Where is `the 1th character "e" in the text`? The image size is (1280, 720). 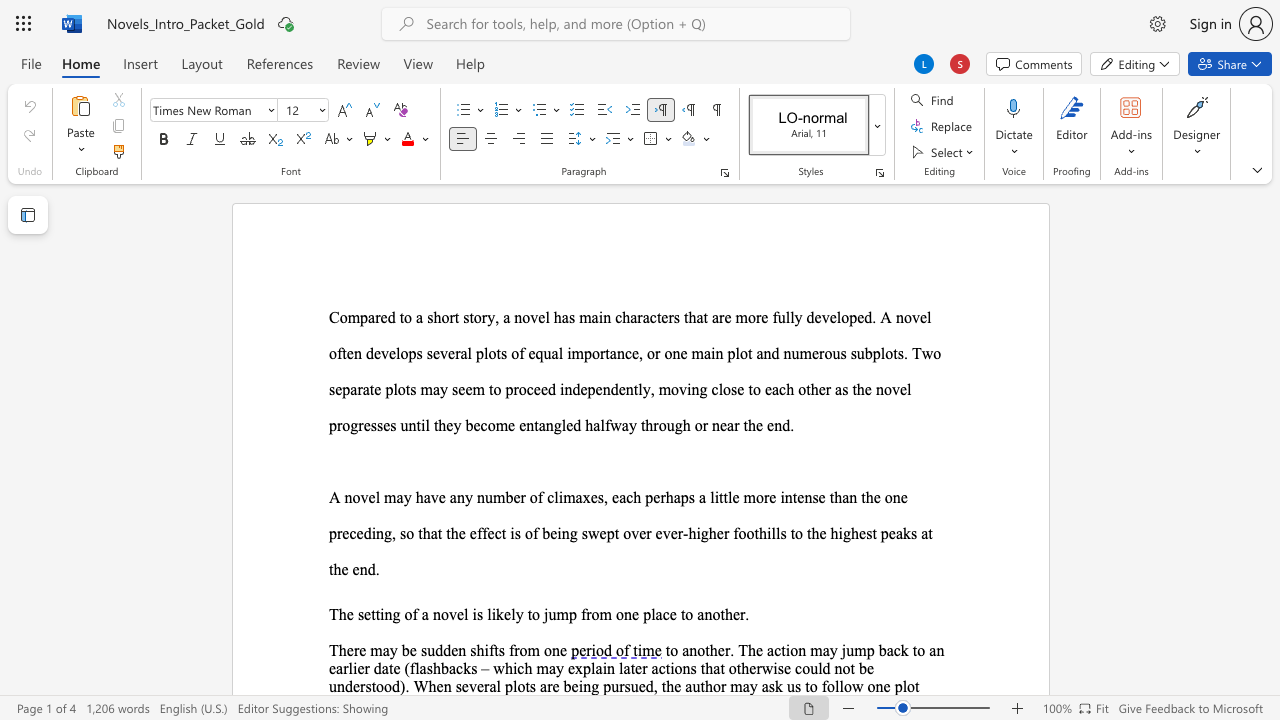
the 1th character "e" in the text is located at coordinates (338, 389).